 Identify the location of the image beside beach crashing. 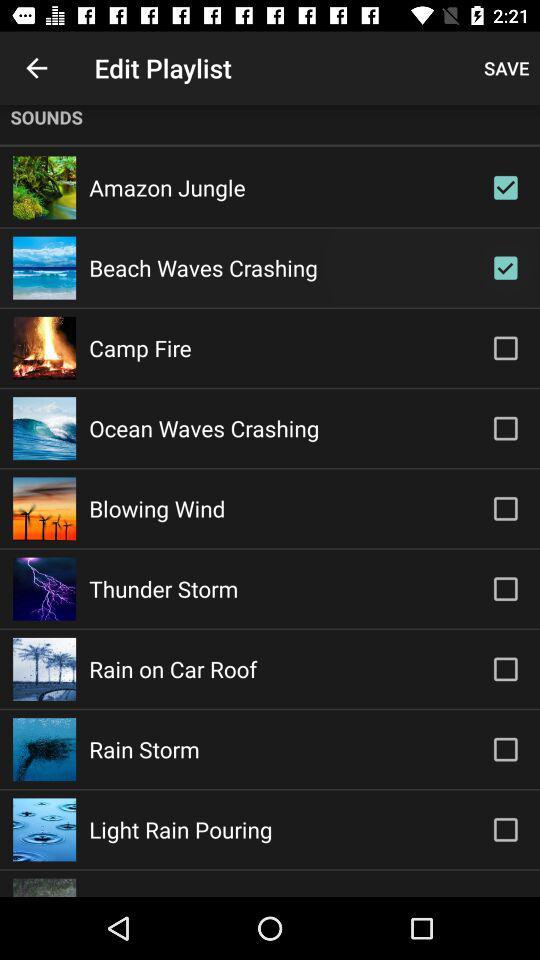
(44, 267).